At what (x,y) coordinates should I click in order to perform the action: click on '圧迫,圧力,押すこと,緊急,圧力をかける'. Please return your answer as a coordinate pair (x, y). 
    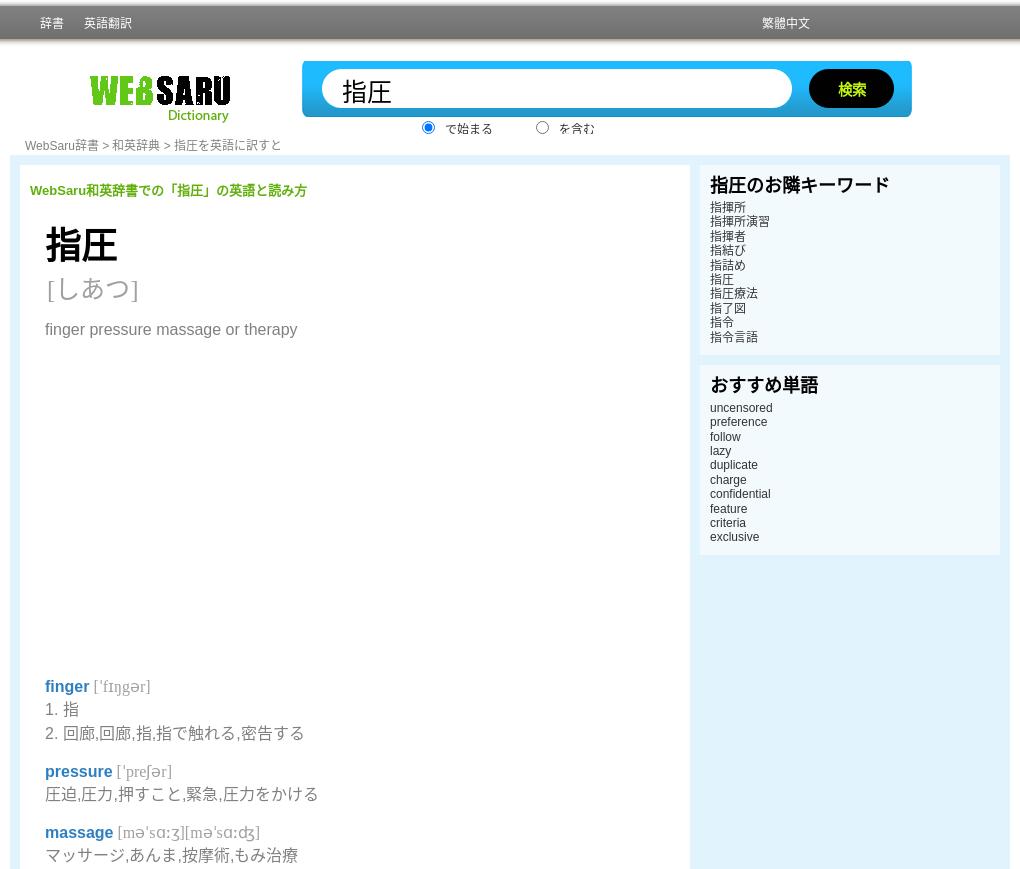
    Looking at the image, I should click on (180, 794).